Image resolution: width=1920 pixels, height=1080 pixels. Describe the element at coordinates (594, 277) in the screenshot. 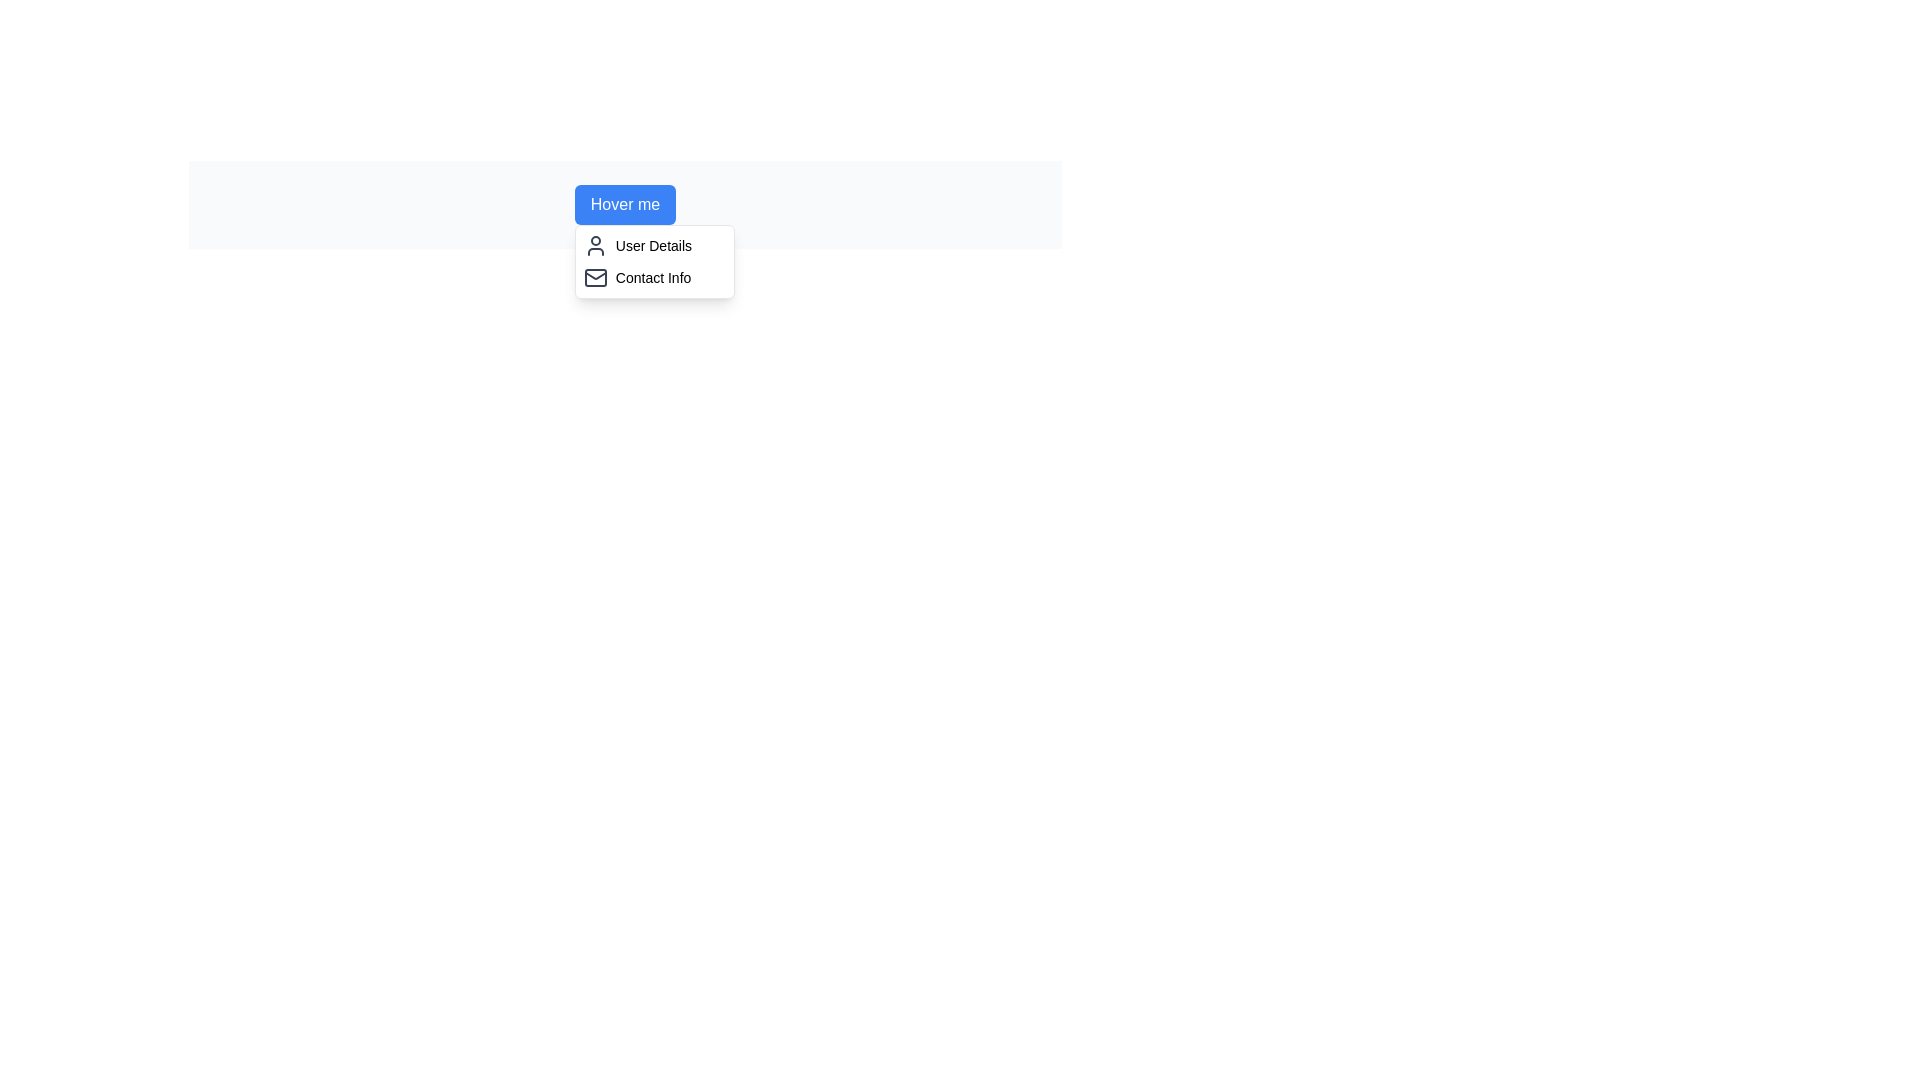

I see `the Graphical Icon Component of the mail icon located next to the 'Contact Info' text in the dropdown menu below the 'Hover me' button` at that location.